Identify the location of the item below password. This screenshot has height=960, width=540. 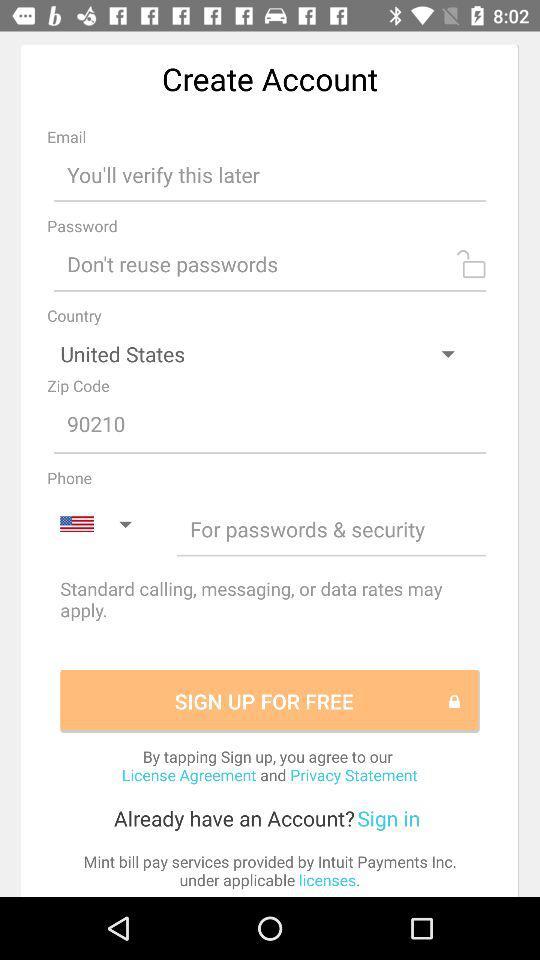
(270, 263).